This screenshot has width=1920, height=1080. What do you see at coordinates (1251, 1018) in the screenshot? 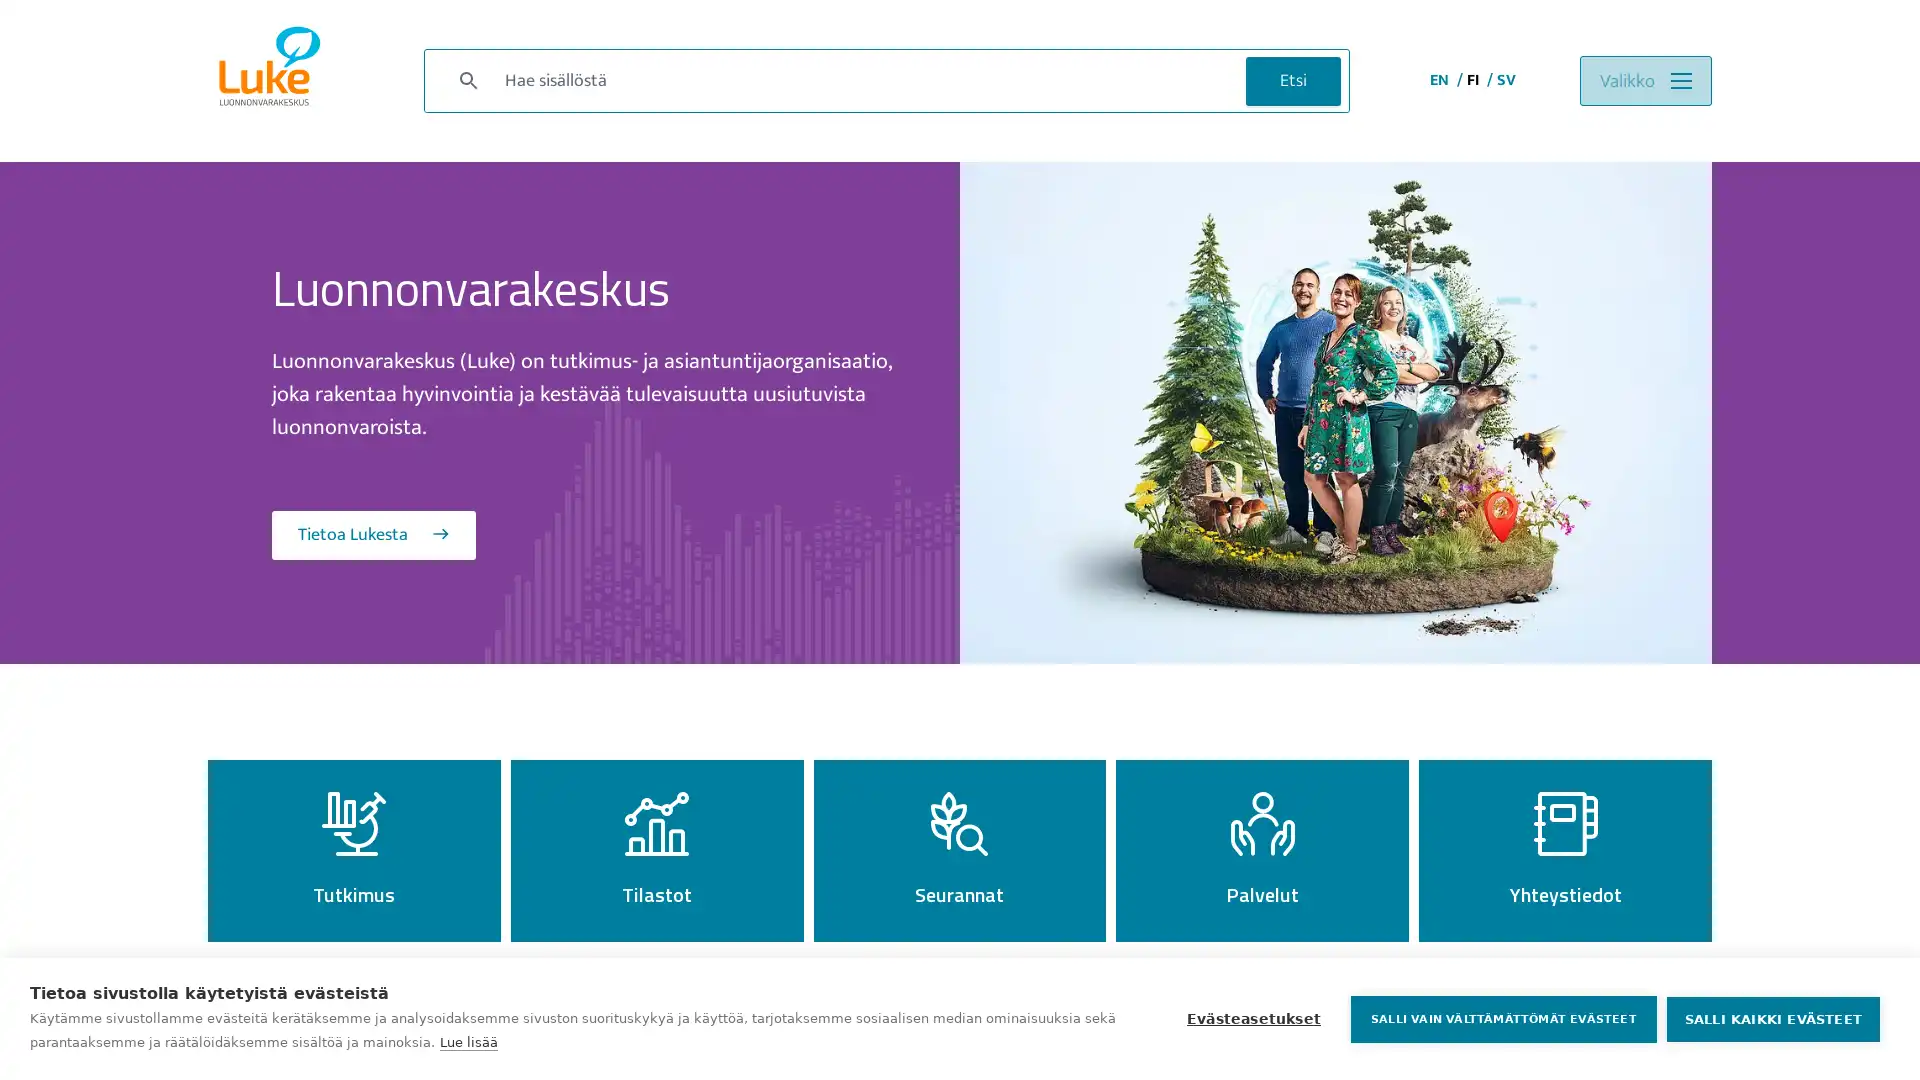
I see `Evasteasetukset` at bounding box center [1251, 1018].